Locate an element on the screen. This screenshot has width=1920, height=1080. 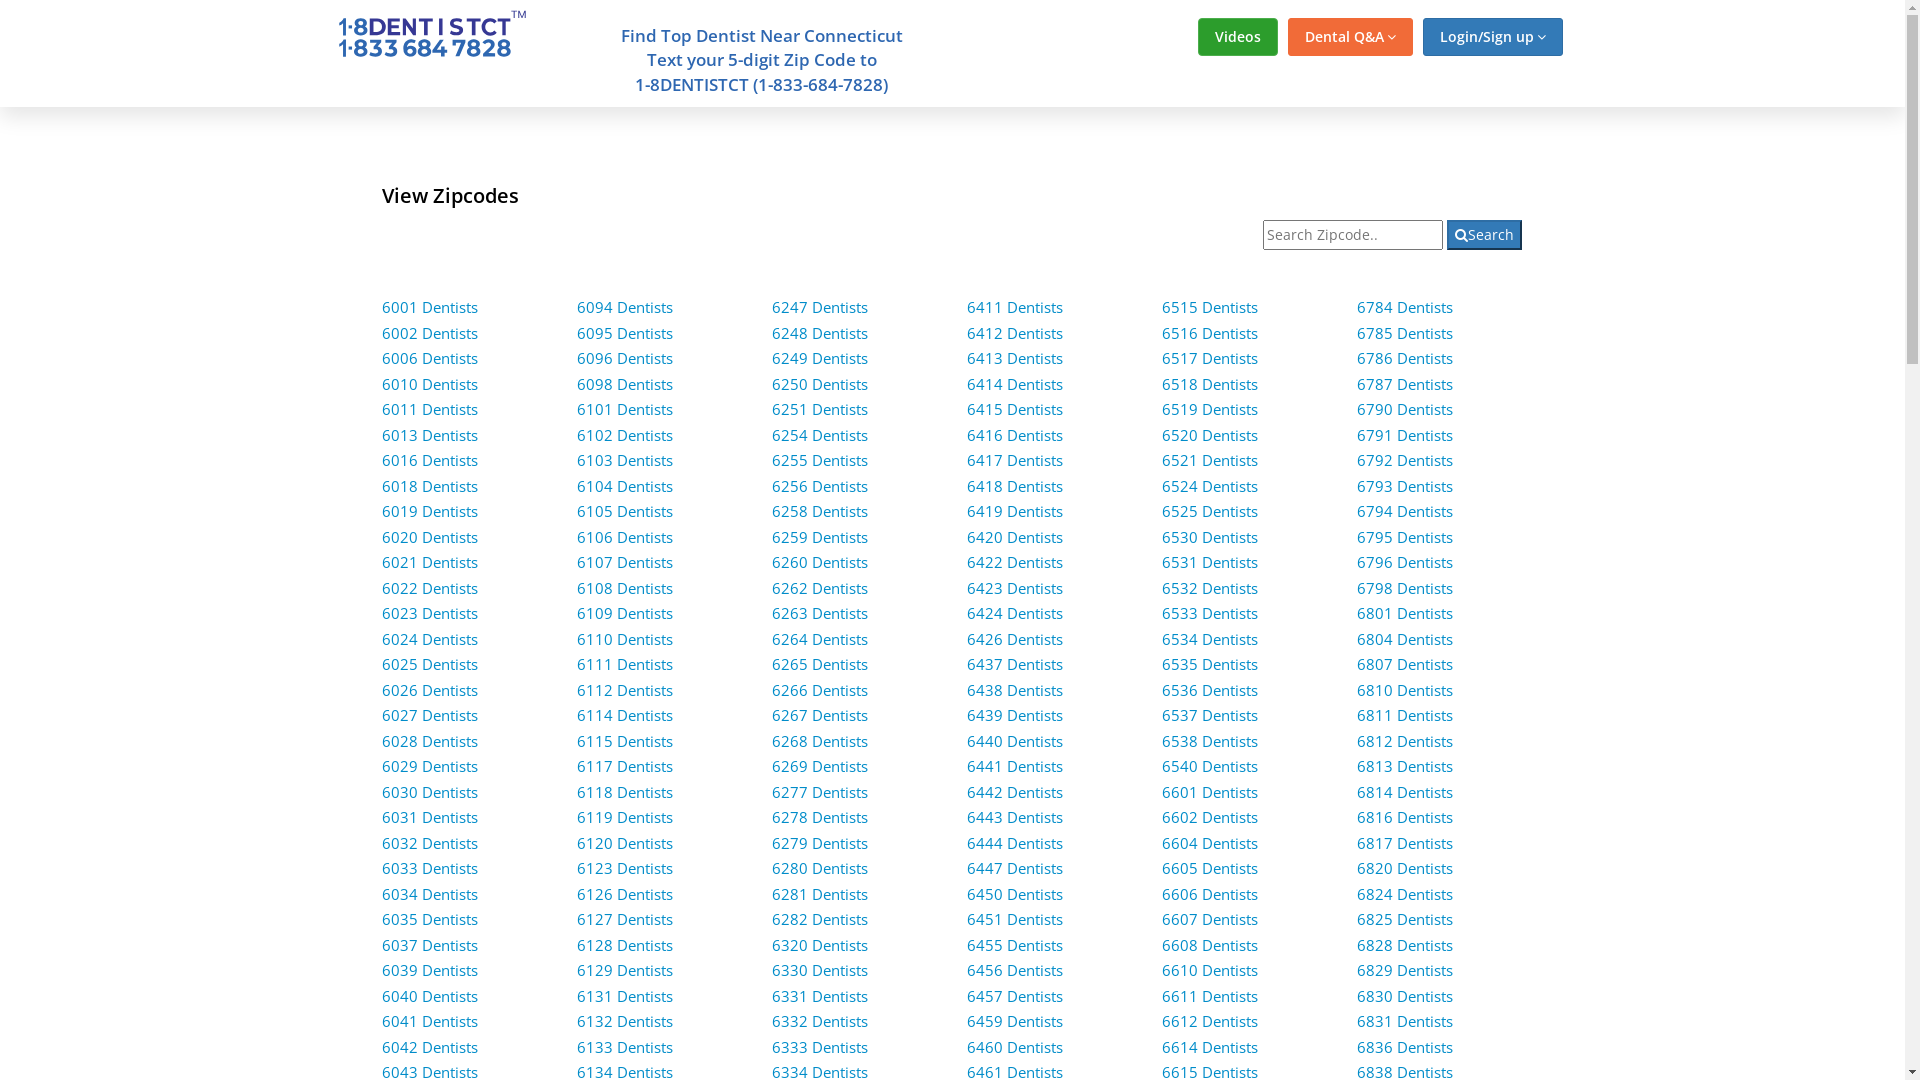
'6801 Dentists' is located at coordinates (1404, 612).